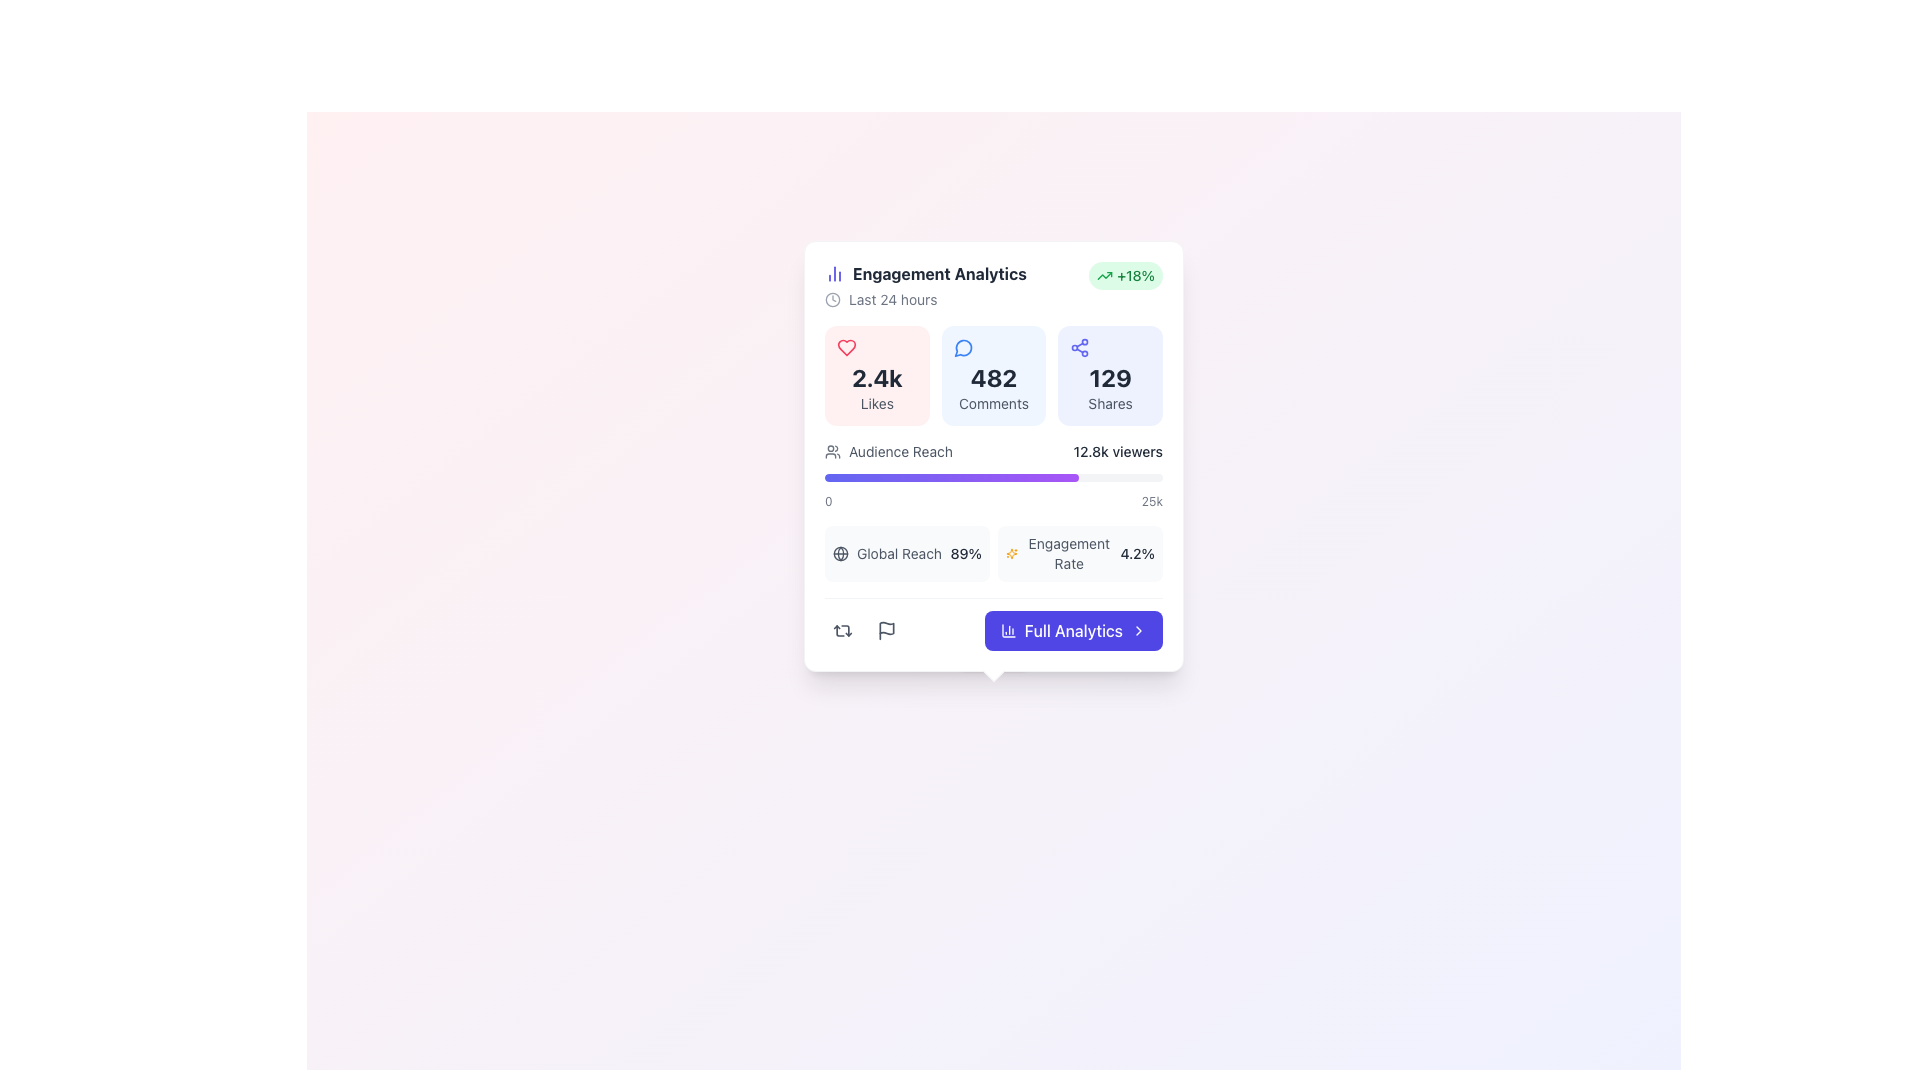 This screenshot has height=1080, width=1920. I want to click on the decorative or informative icon located to the left of the text 'Last 24 hours' in the 'Engagement Analytics' card, so click(833, 300).